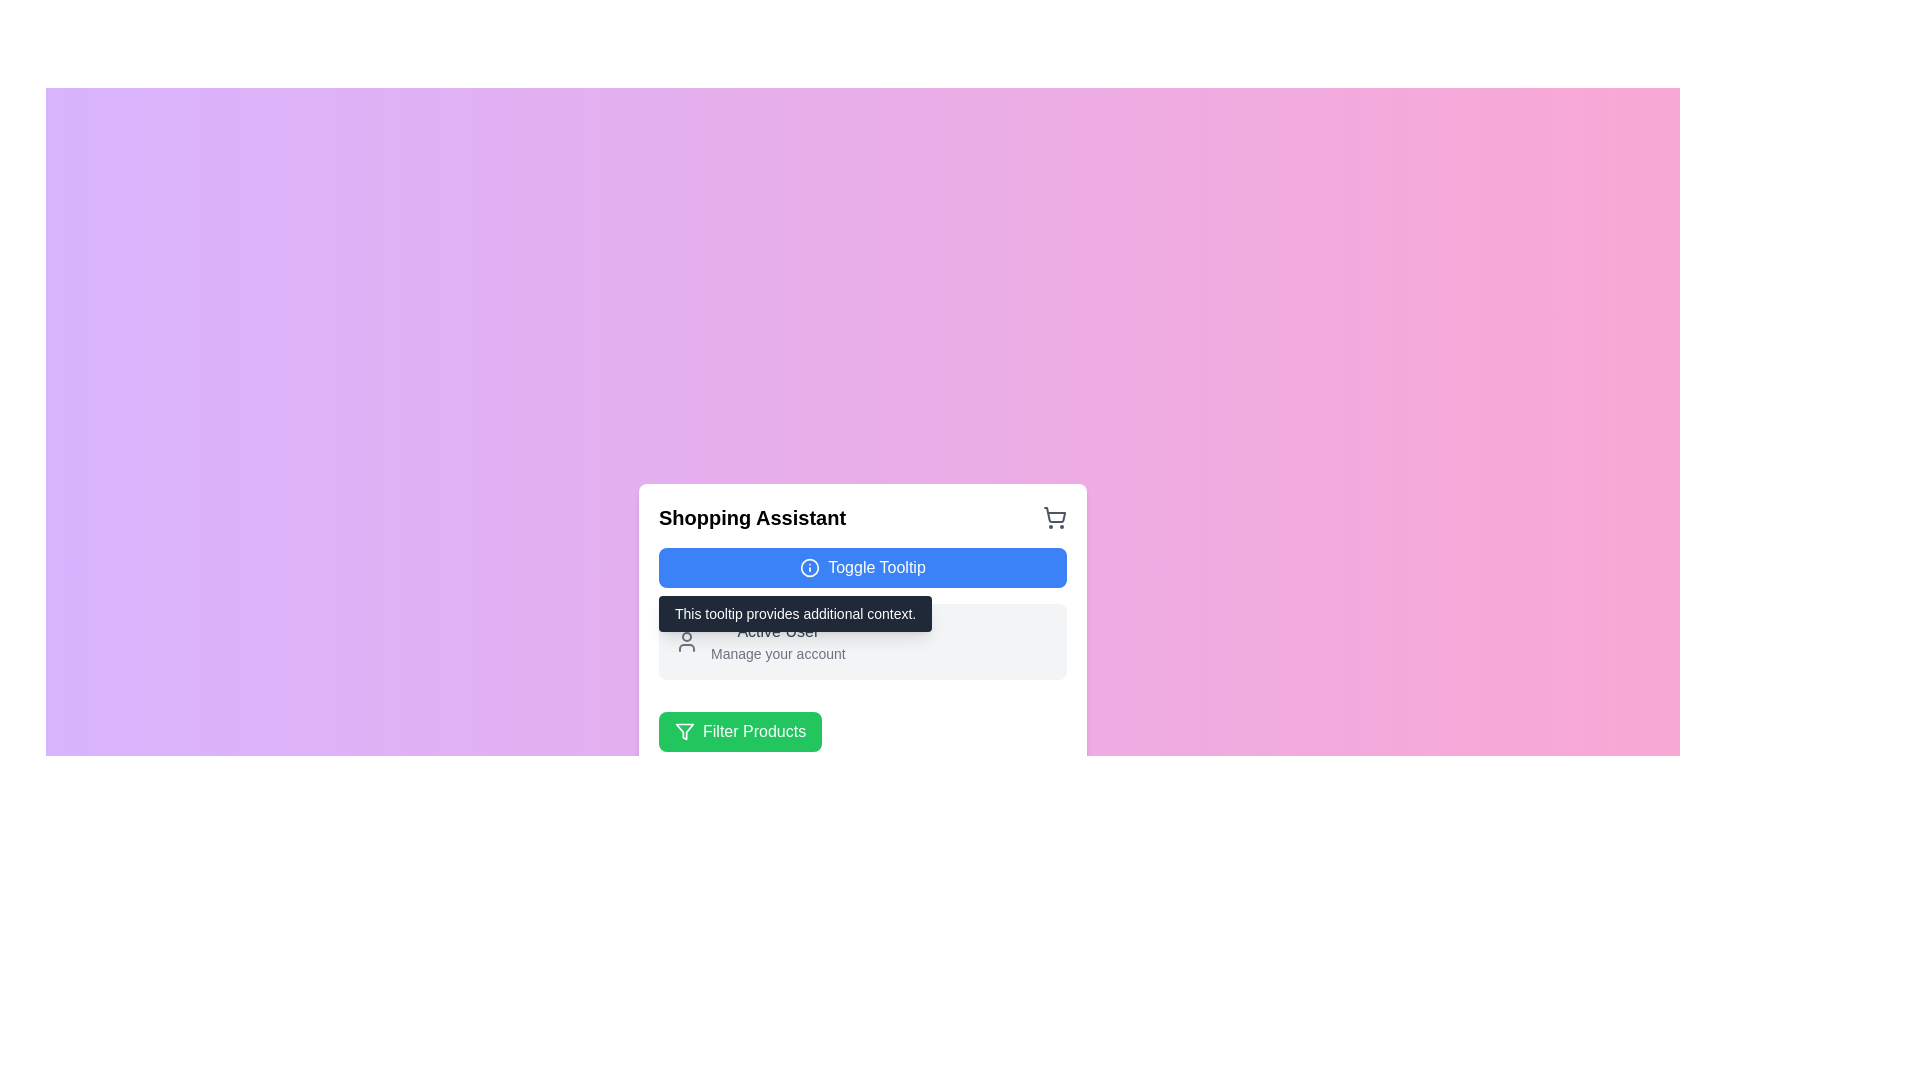 The image size is (1920, 1080). What do you see at coordinates (1054, 514) in the screenshot?
I see `the shopping cart icon located at the top-right corner of the interface, adjacent to the 'Shopping Assistant' header text` at bounding box center [1054, 514].